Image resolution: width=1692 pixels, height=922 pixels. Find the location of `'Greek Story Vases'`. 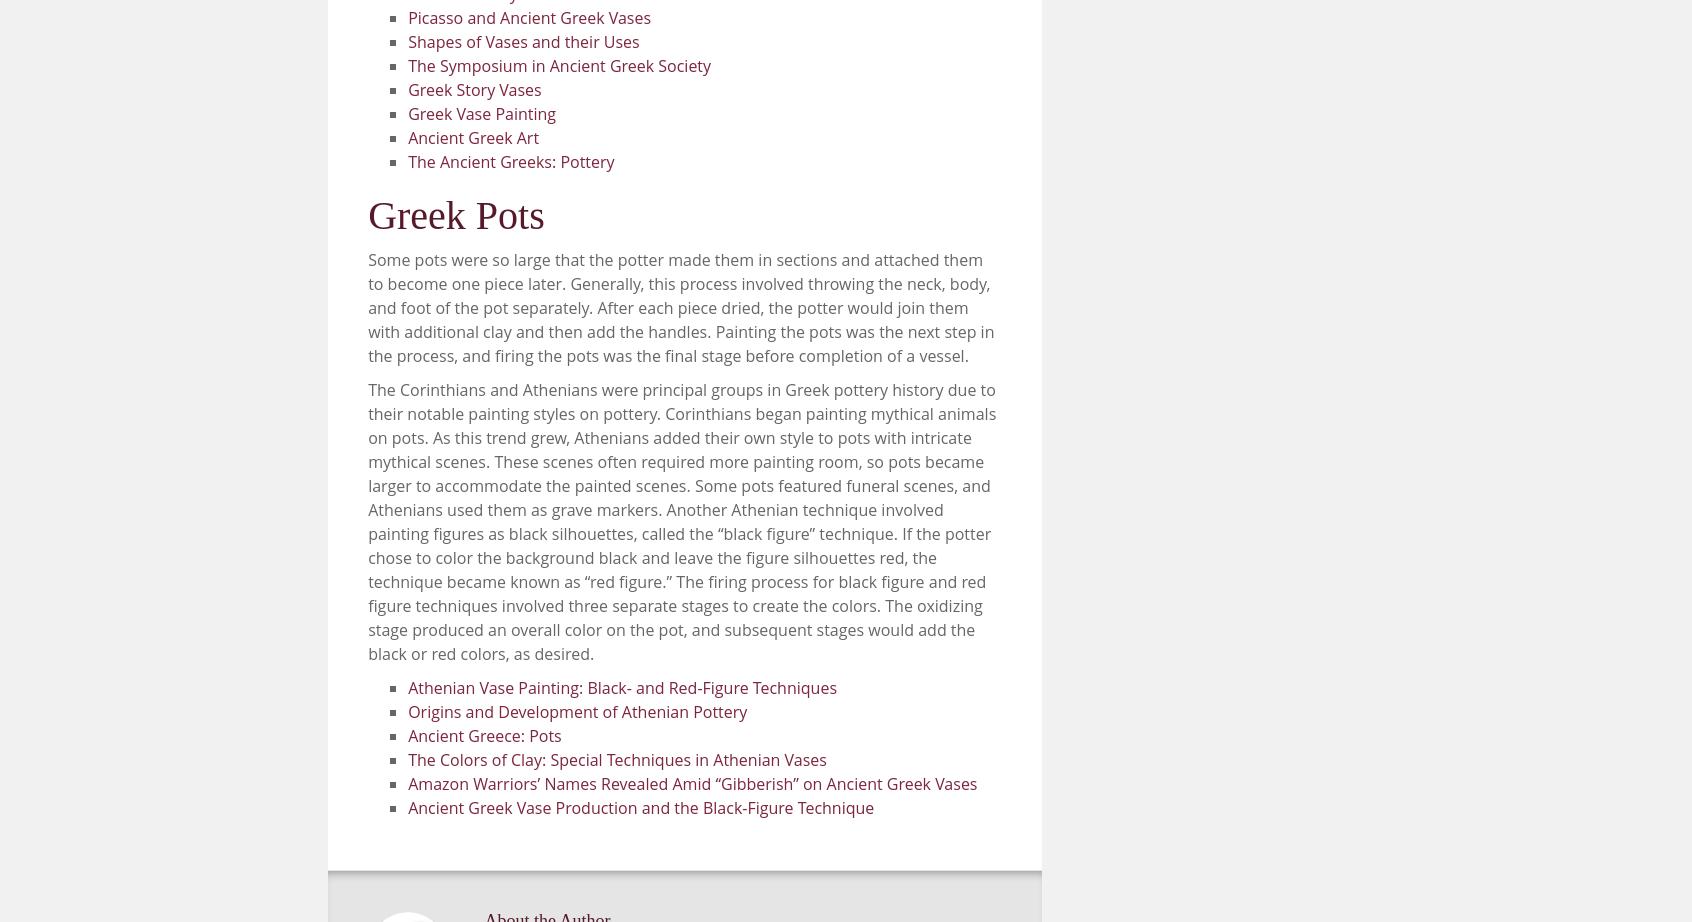

'Greek Story Vases' is located at coordinates (473, 89).